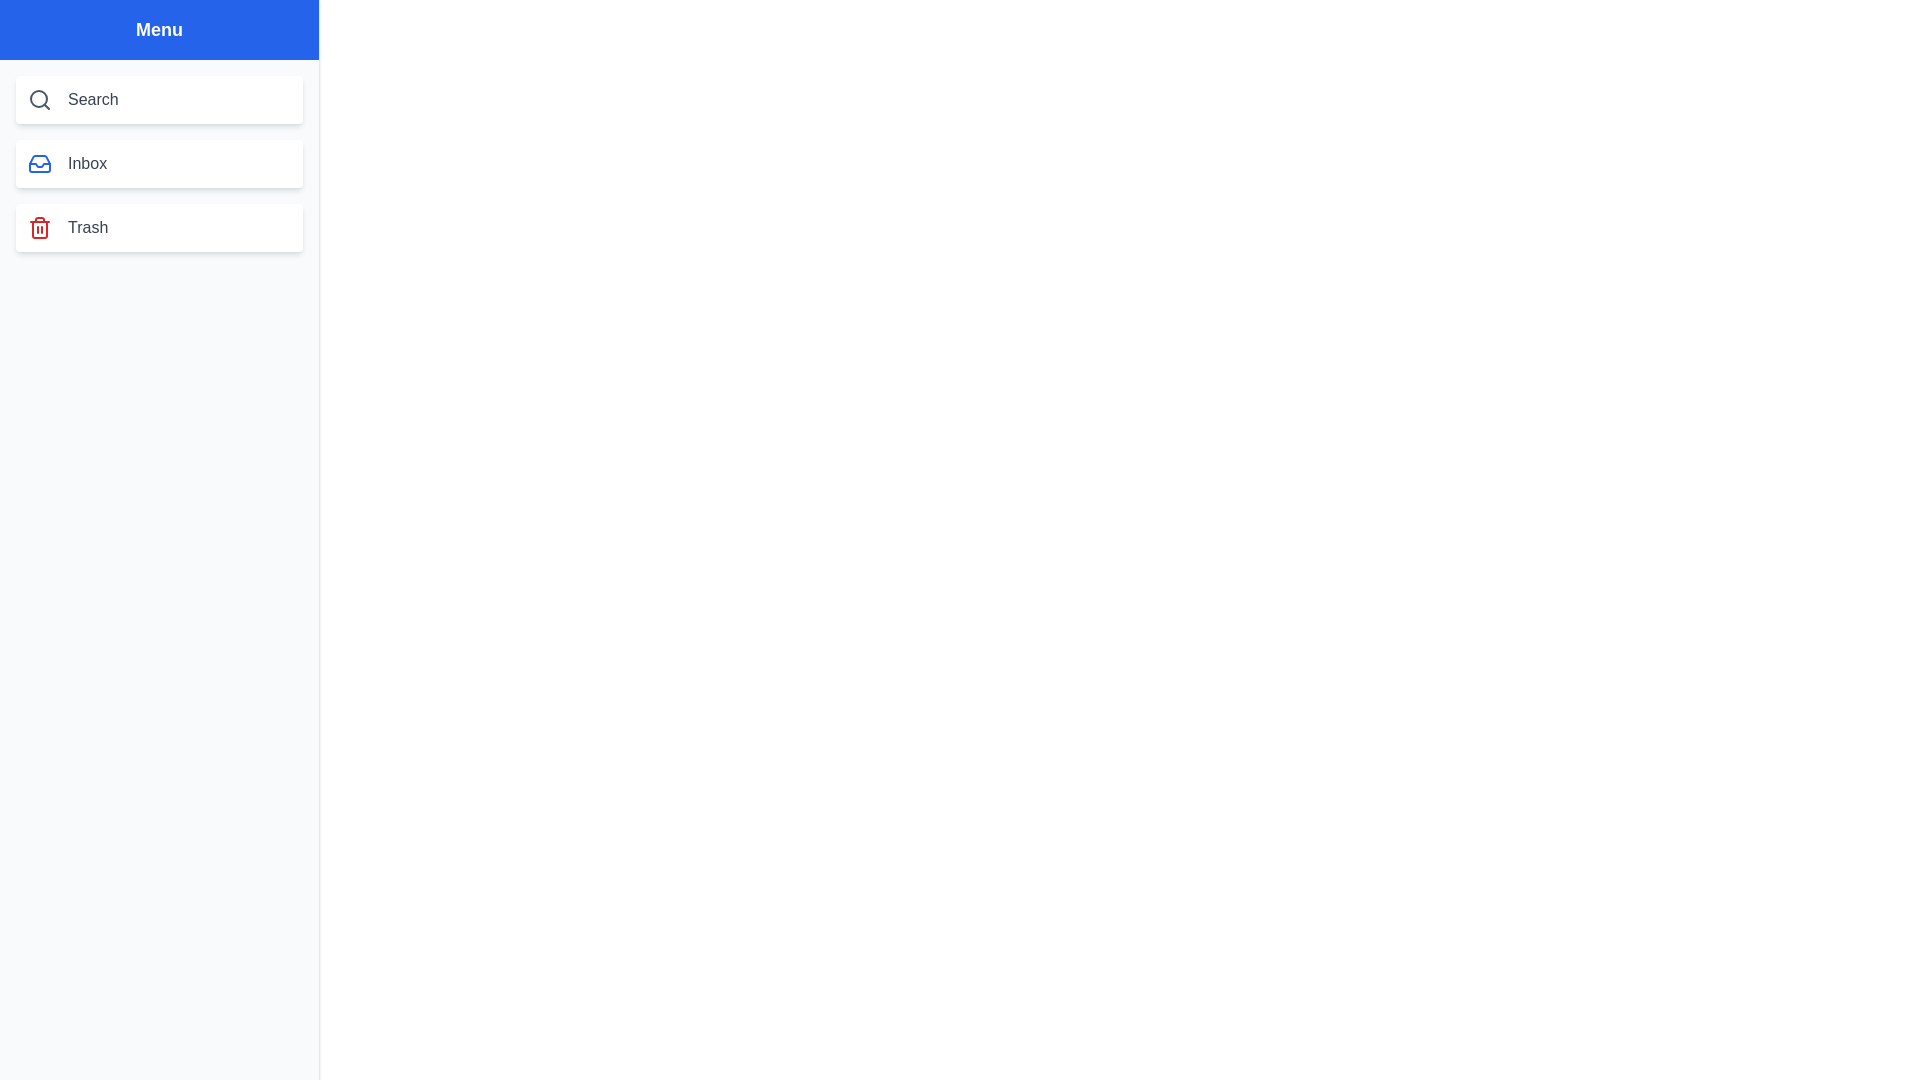 This screenshot has height=1080, width=1920. Describe the element at coordinates (158, 226) in the screenshot. I see `the menu item Trash by clicking on it` at that location.